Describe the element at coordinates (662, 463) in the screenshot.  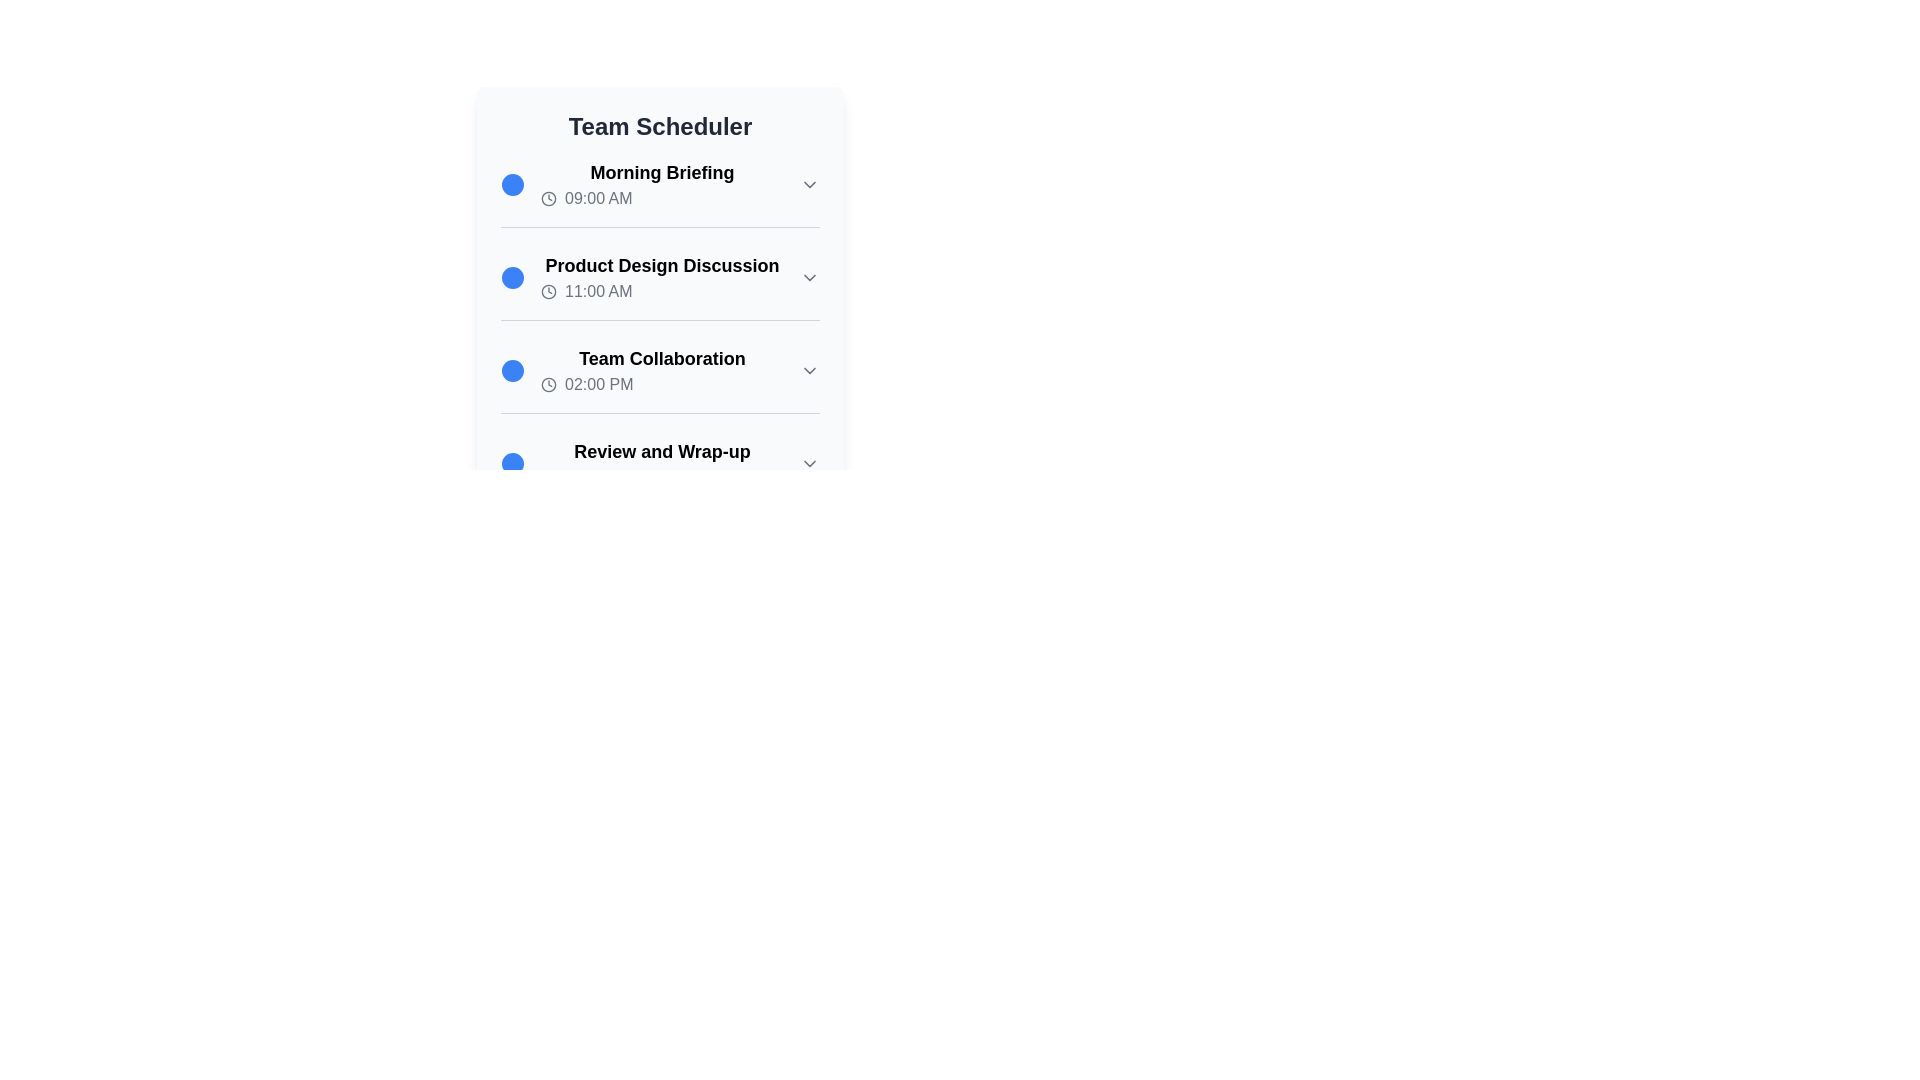
I see `the list item displaying the event titled 'Review and Wrap-up' scheduled at '04:30 PM' within the scheduler interface` at that location.